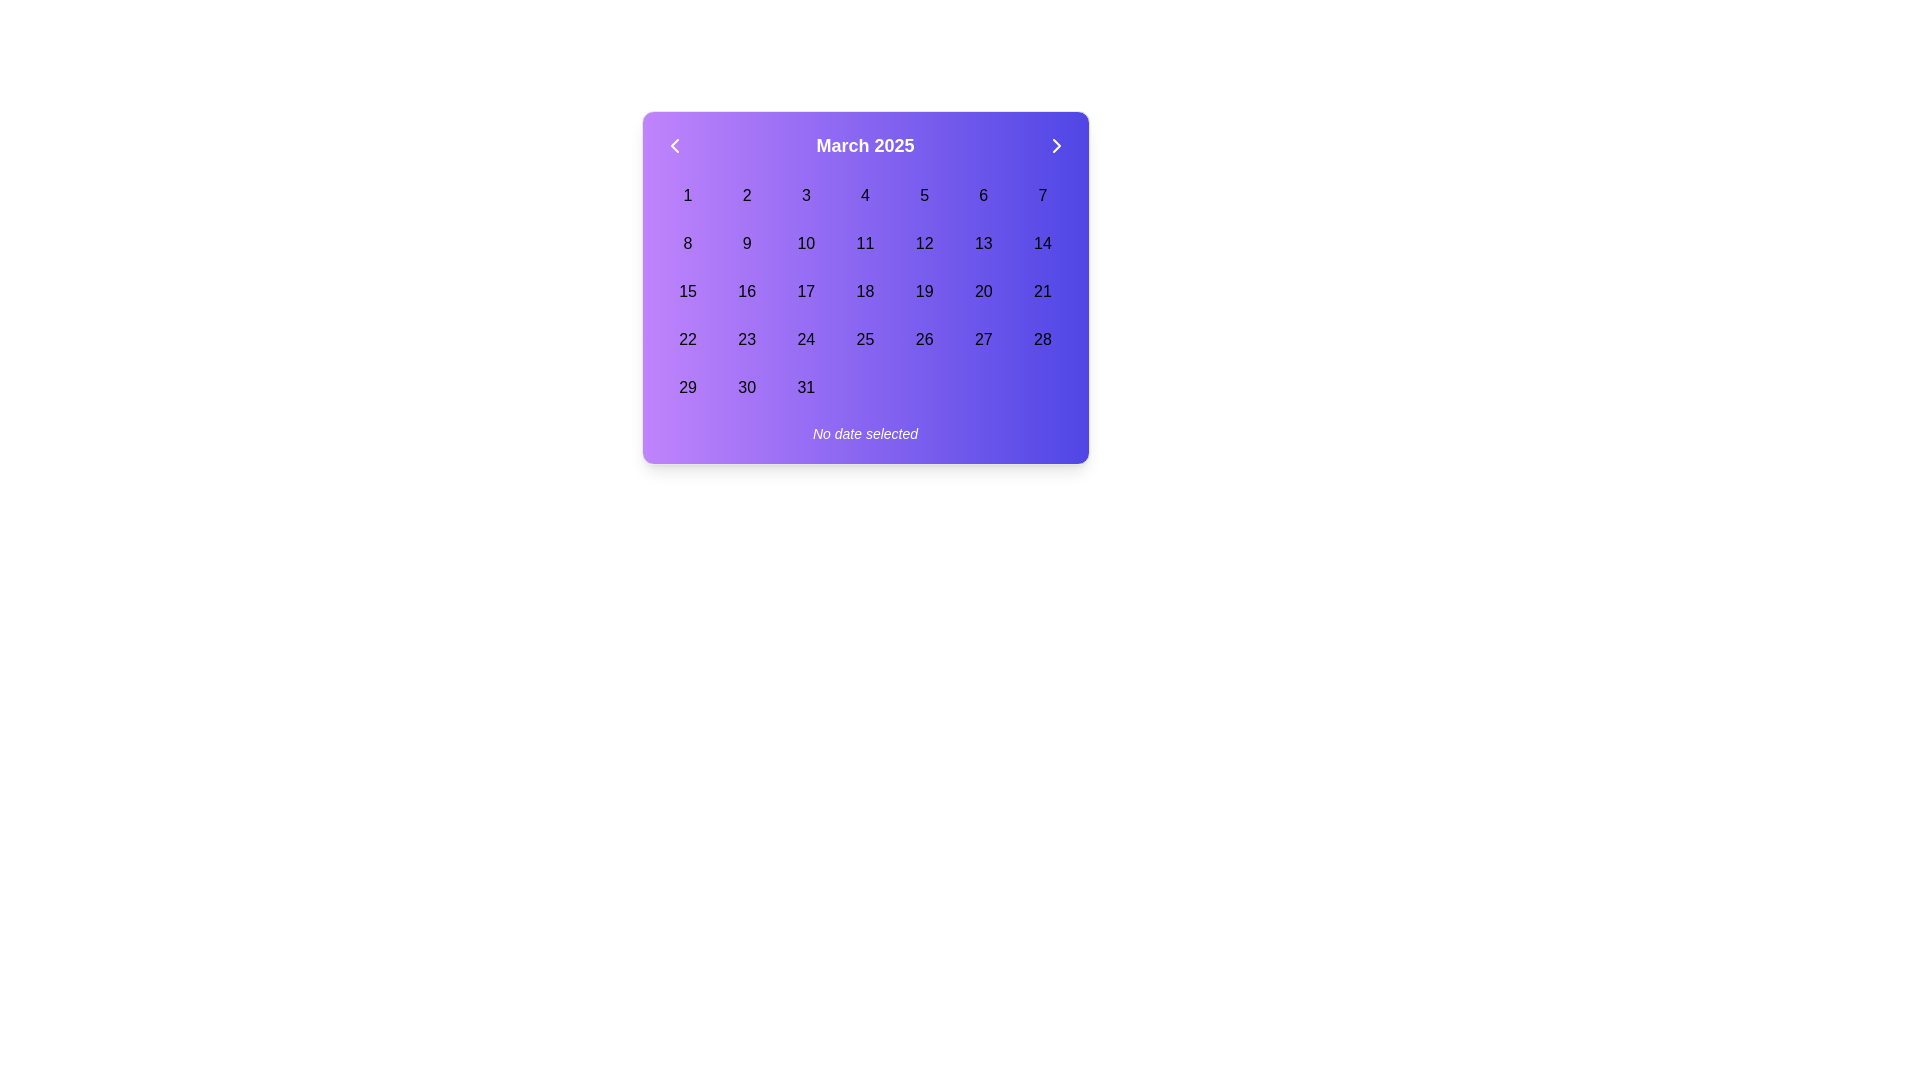  Describe the element at coordinates (865, 433) in the screenshot. I see `the informational label displaying 'No date selected' at the bottom of the calendar component` at that location.